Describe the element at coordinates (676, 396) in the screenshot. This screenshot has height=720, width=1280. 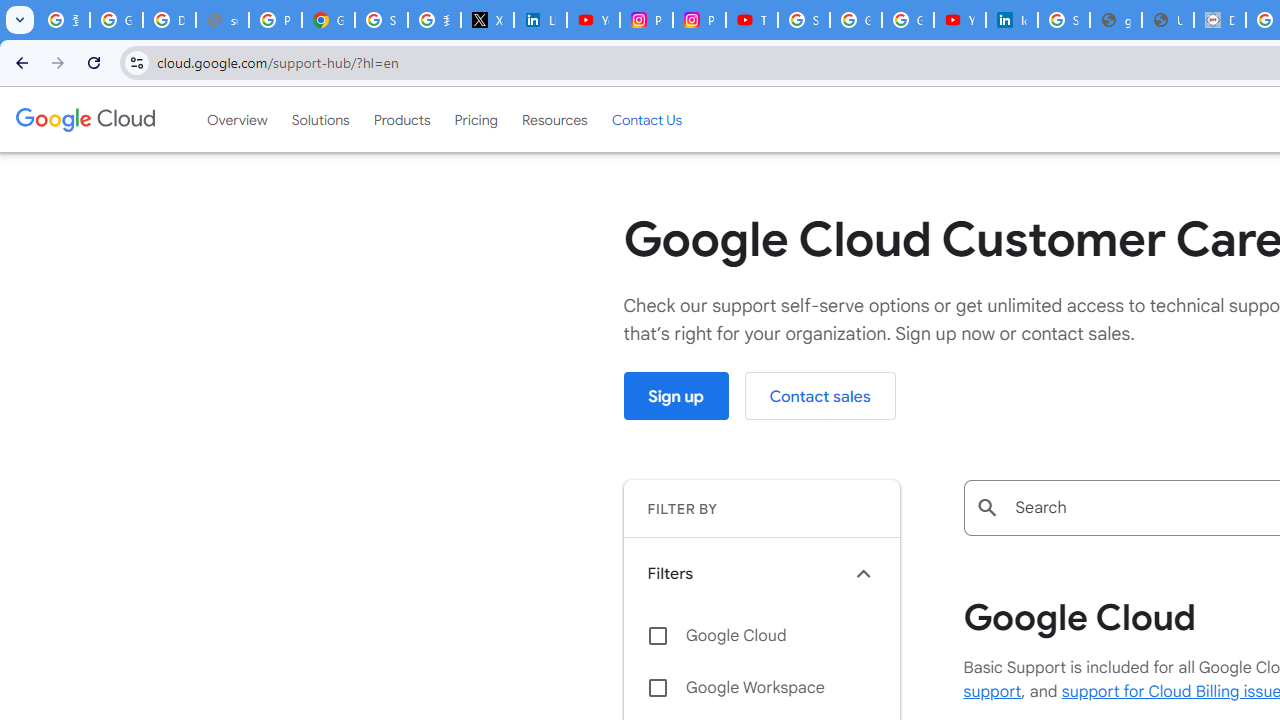
I see `'Sign up'` at that location.